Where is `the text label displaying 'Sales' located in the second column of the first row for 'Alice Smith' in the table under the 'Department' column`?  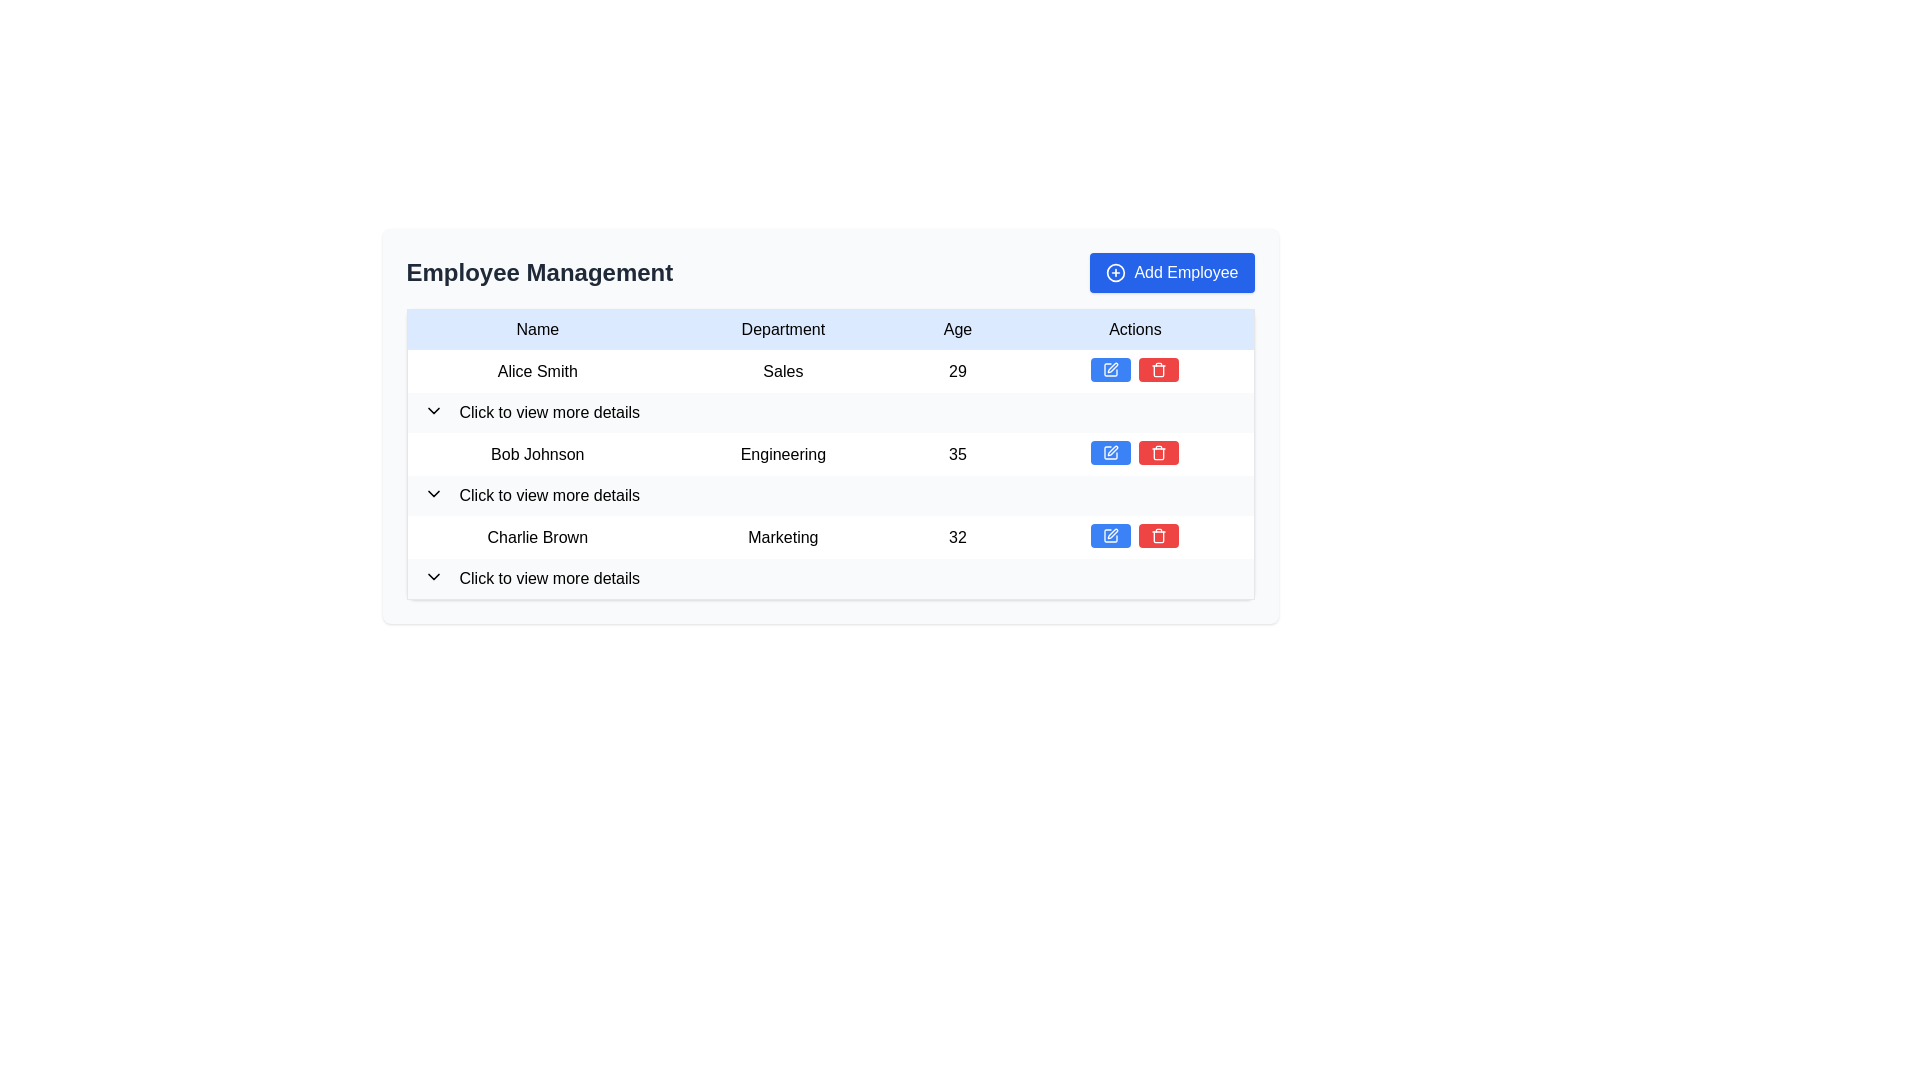
the text label displaying 'Sales' located in the second column of the first row for 'Alice Smith' in the table under the 'Department' column is located at coordinates (782, 371).